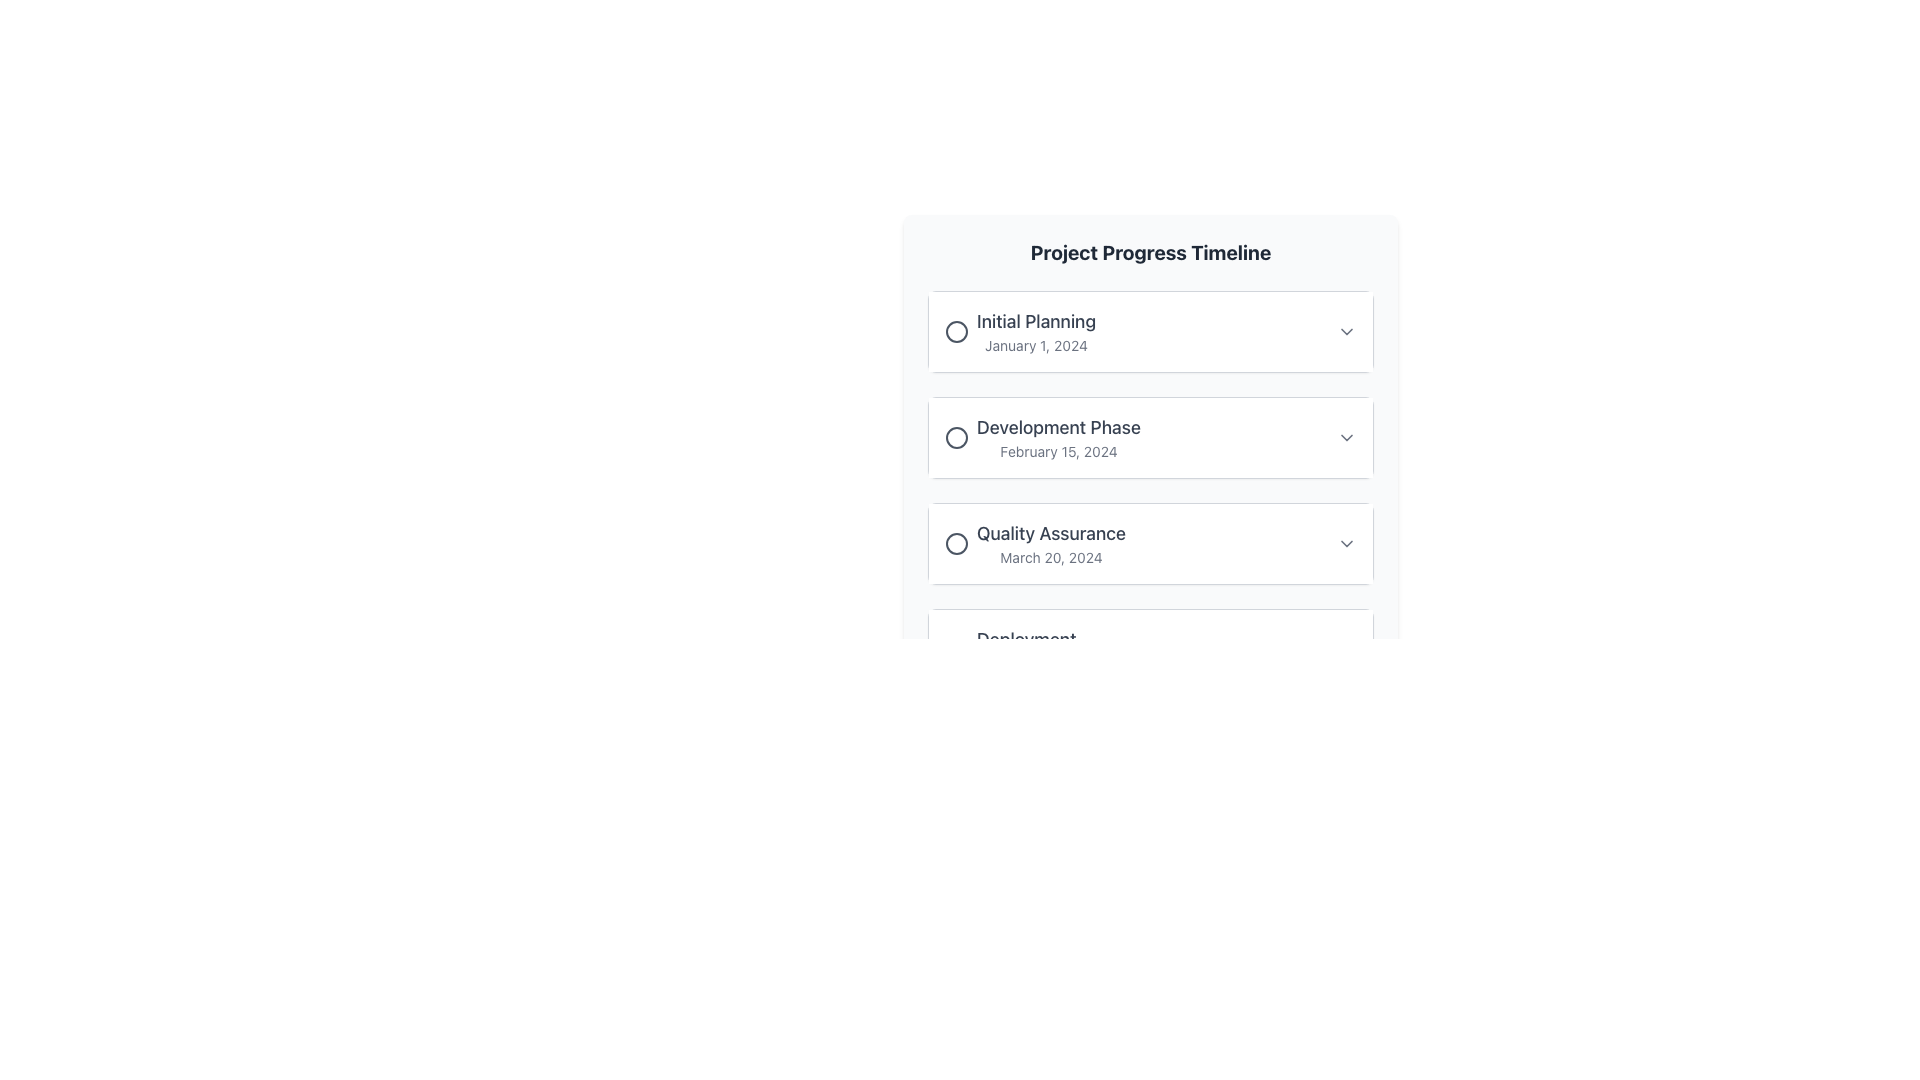  What do you see at coordinates (1050, 558) in the screenshot?
I see `date displayed in the Text Label located in the third item of the timeline list under 'Quality Assurance.'` at bounding box center [1050, 558].